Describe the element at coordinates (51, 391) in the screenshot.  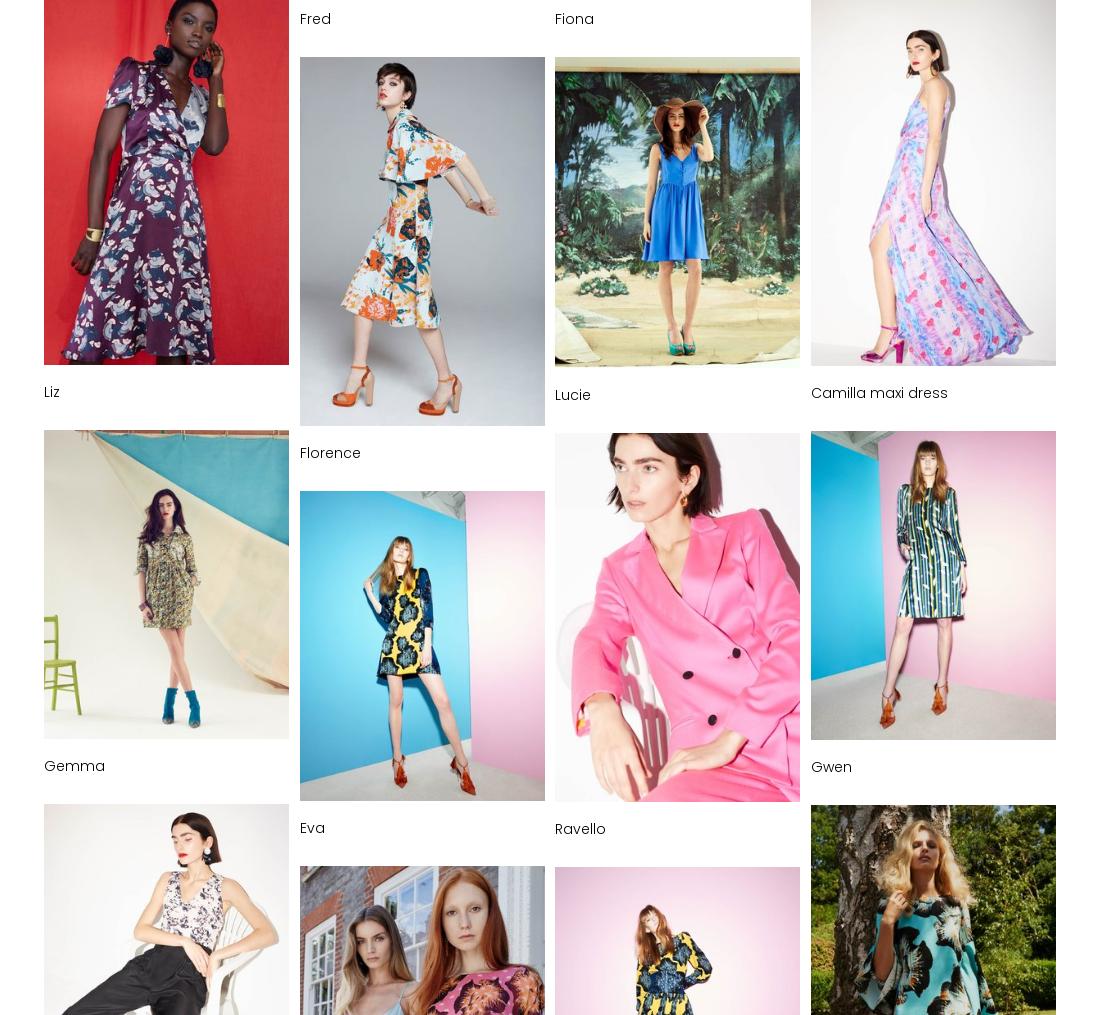
I see `'Liz'` at that location.